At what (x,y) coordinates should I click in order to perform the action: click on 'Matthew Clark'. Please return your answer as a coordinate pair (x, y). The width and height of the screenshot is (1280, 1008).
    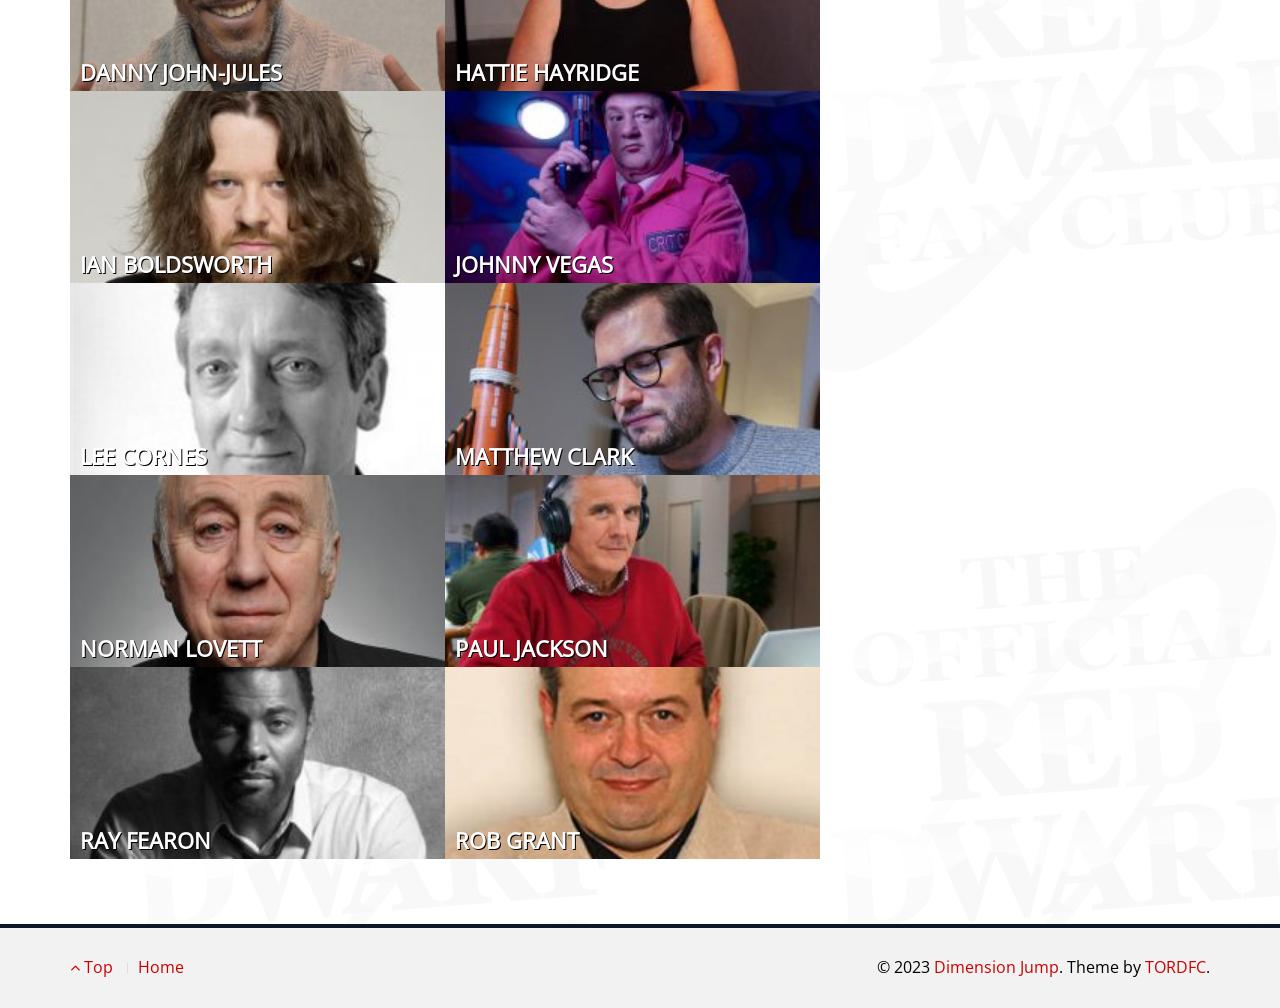
    Looking at the image, I should click on (454, 455).